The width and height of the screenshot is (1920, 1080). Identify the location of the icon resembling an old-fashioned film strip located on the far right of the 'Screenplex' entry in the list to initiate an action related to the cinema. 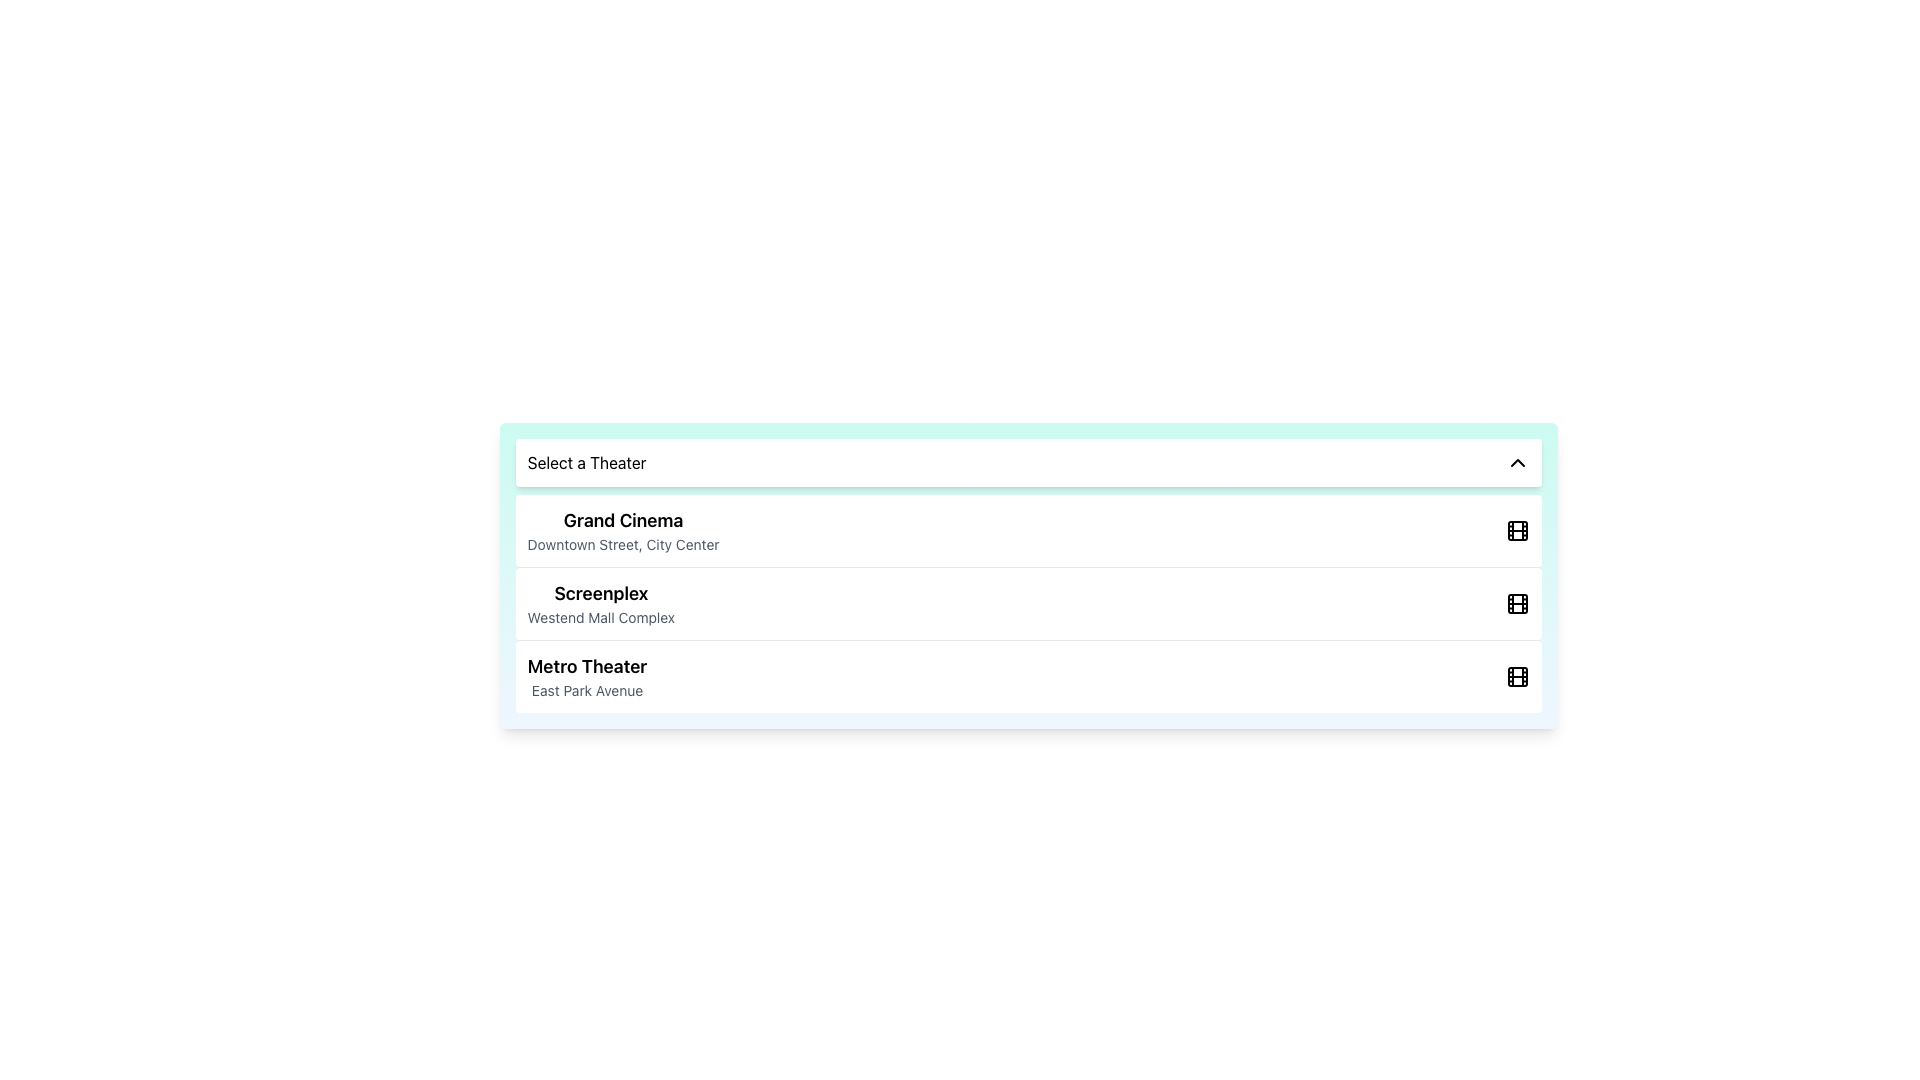
(1517, 603).